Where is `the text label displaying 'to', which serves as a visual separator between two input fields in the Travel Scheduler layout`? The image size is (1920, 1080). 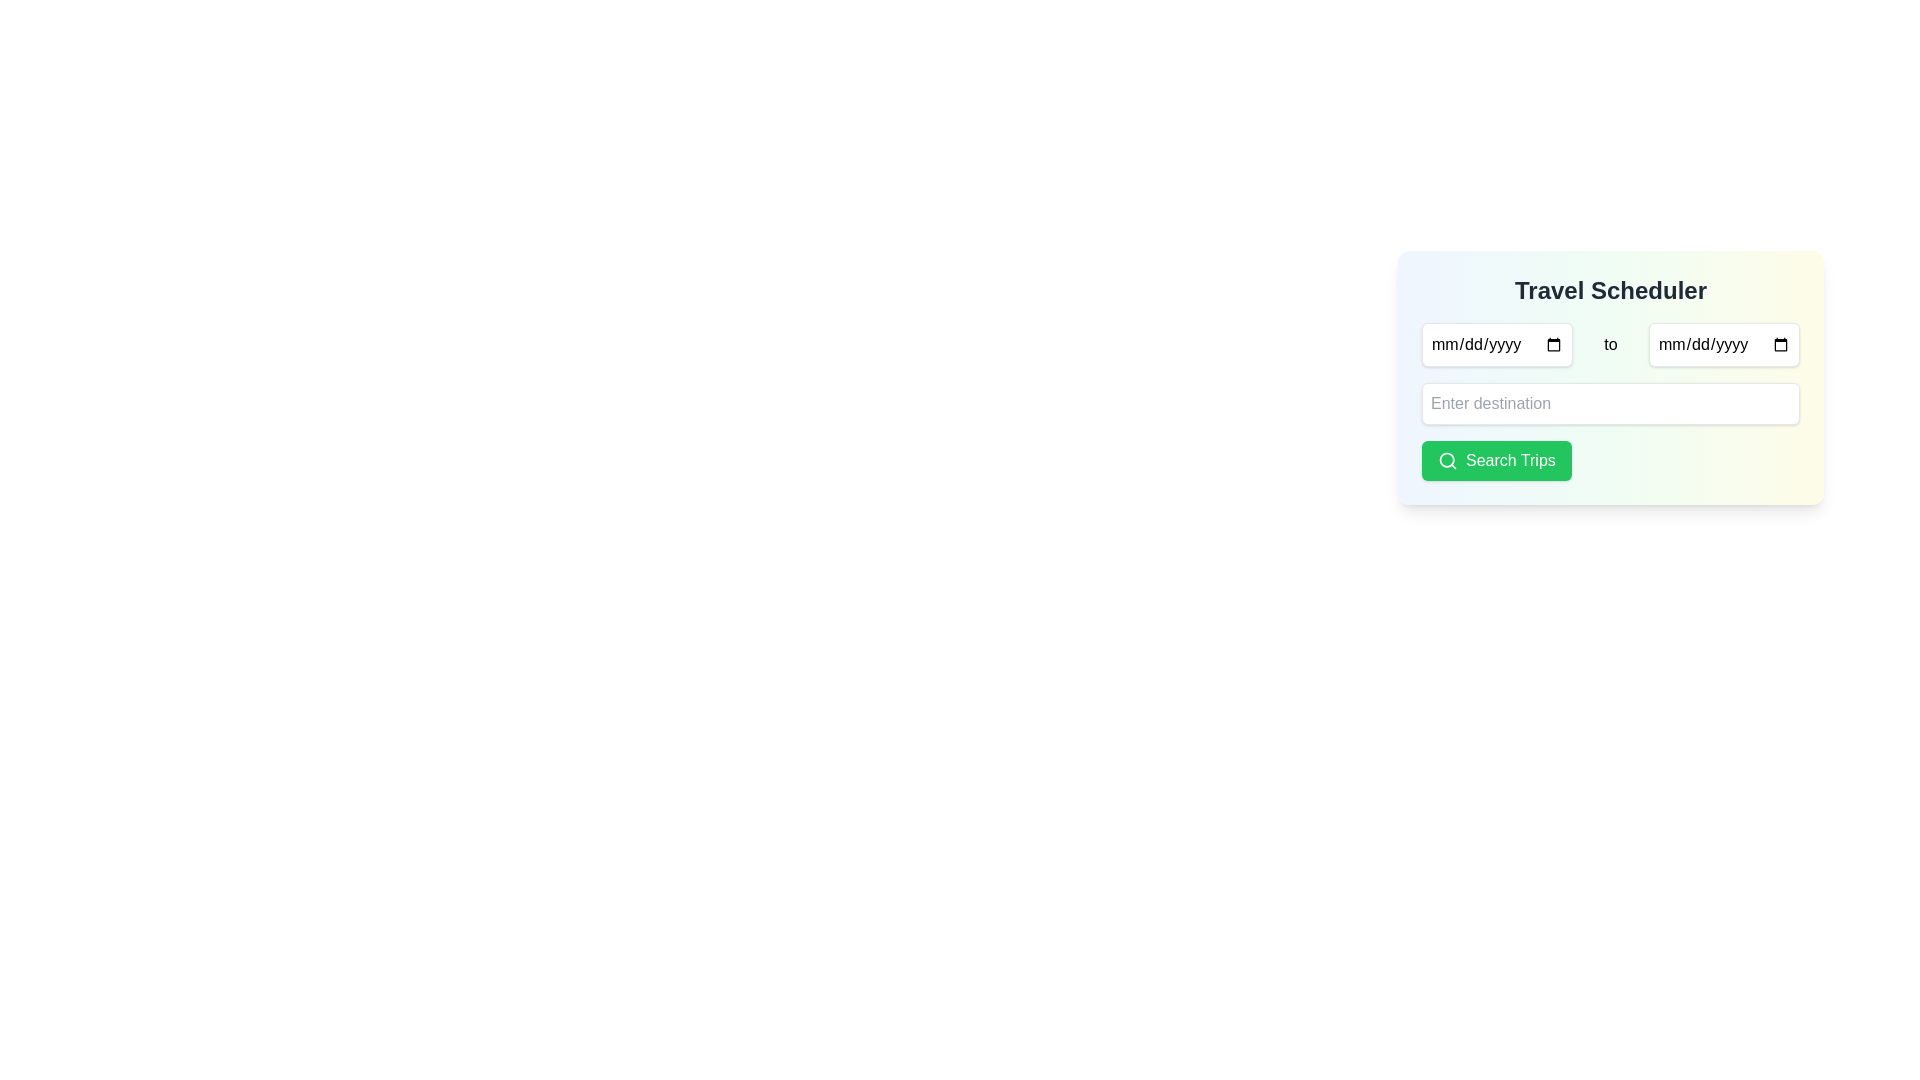
the text label displaying 'to', which serves as a visual separator between two input fields in the Travel Scheduler layout is located at coordinates (1611, 343).